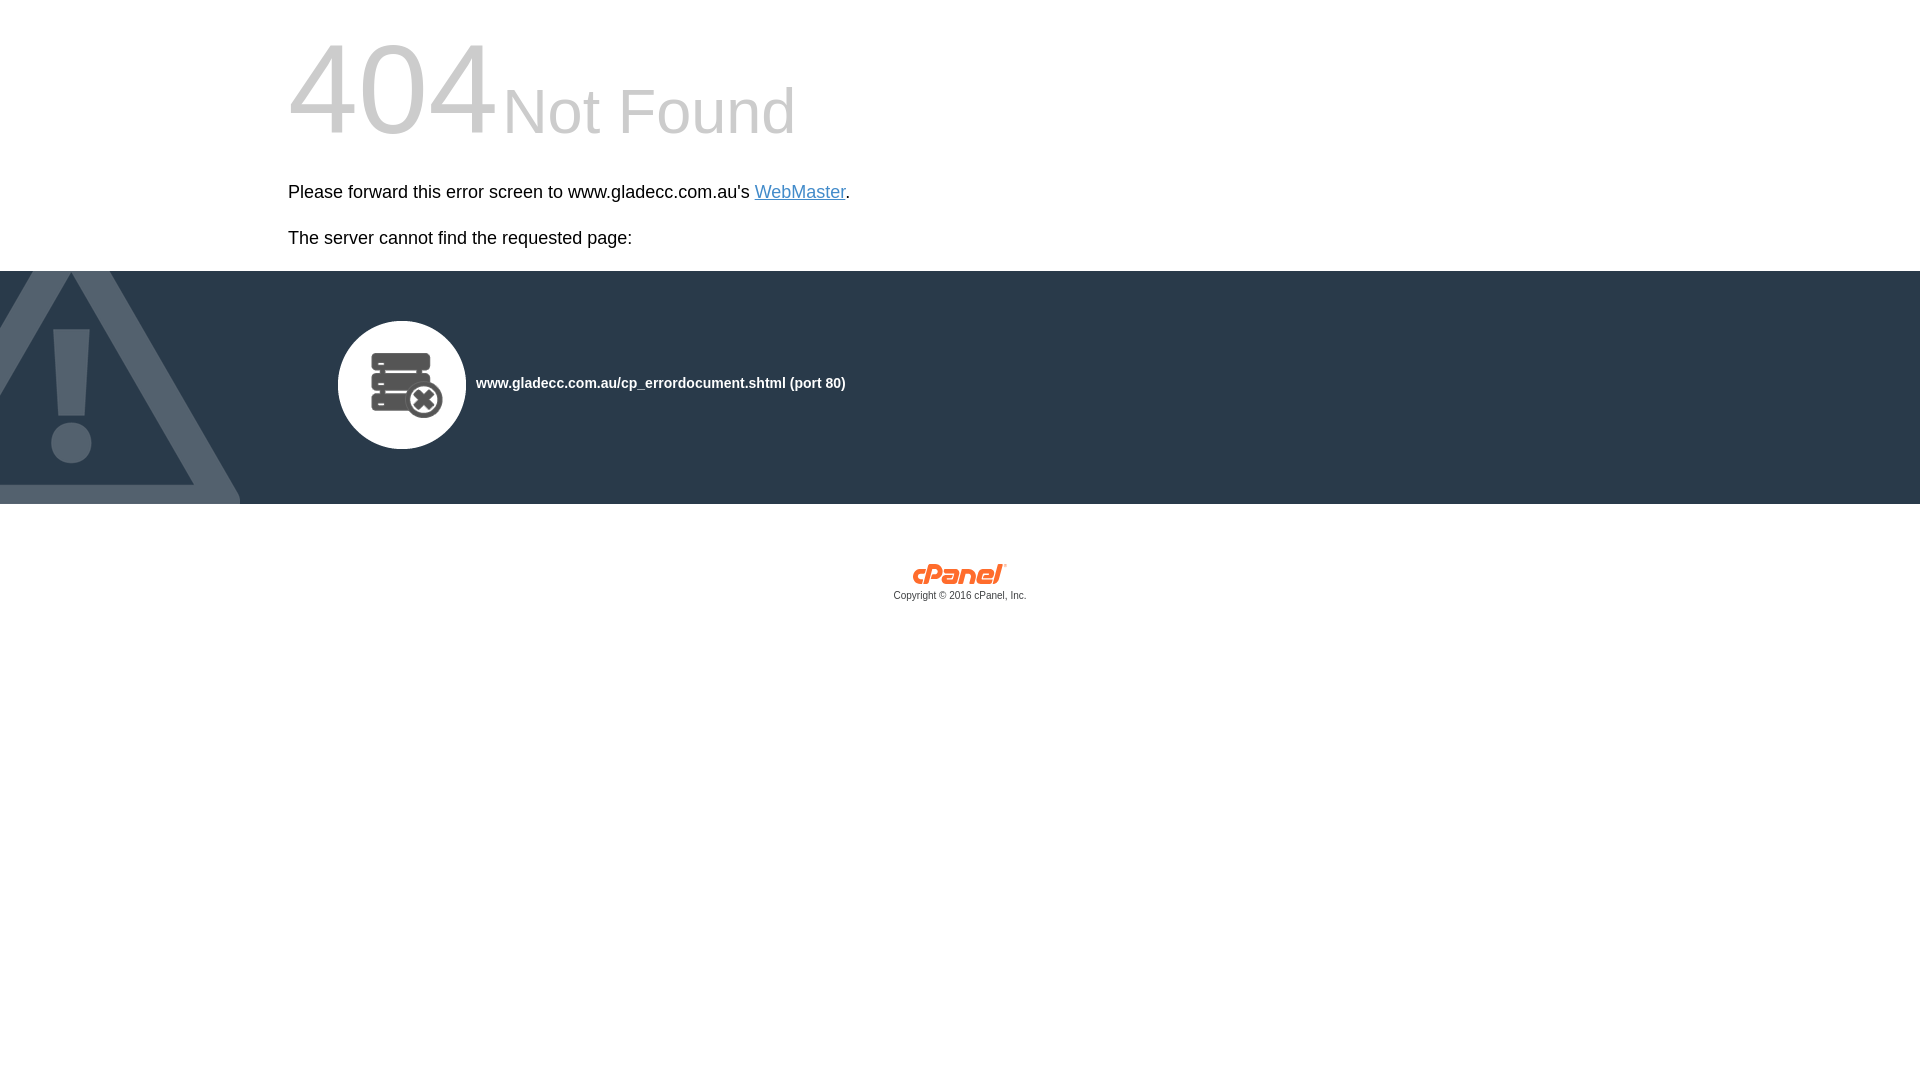 This screenshot has width=1920, height=1080. I want to click on 'WebMaster', so click(800, 192).